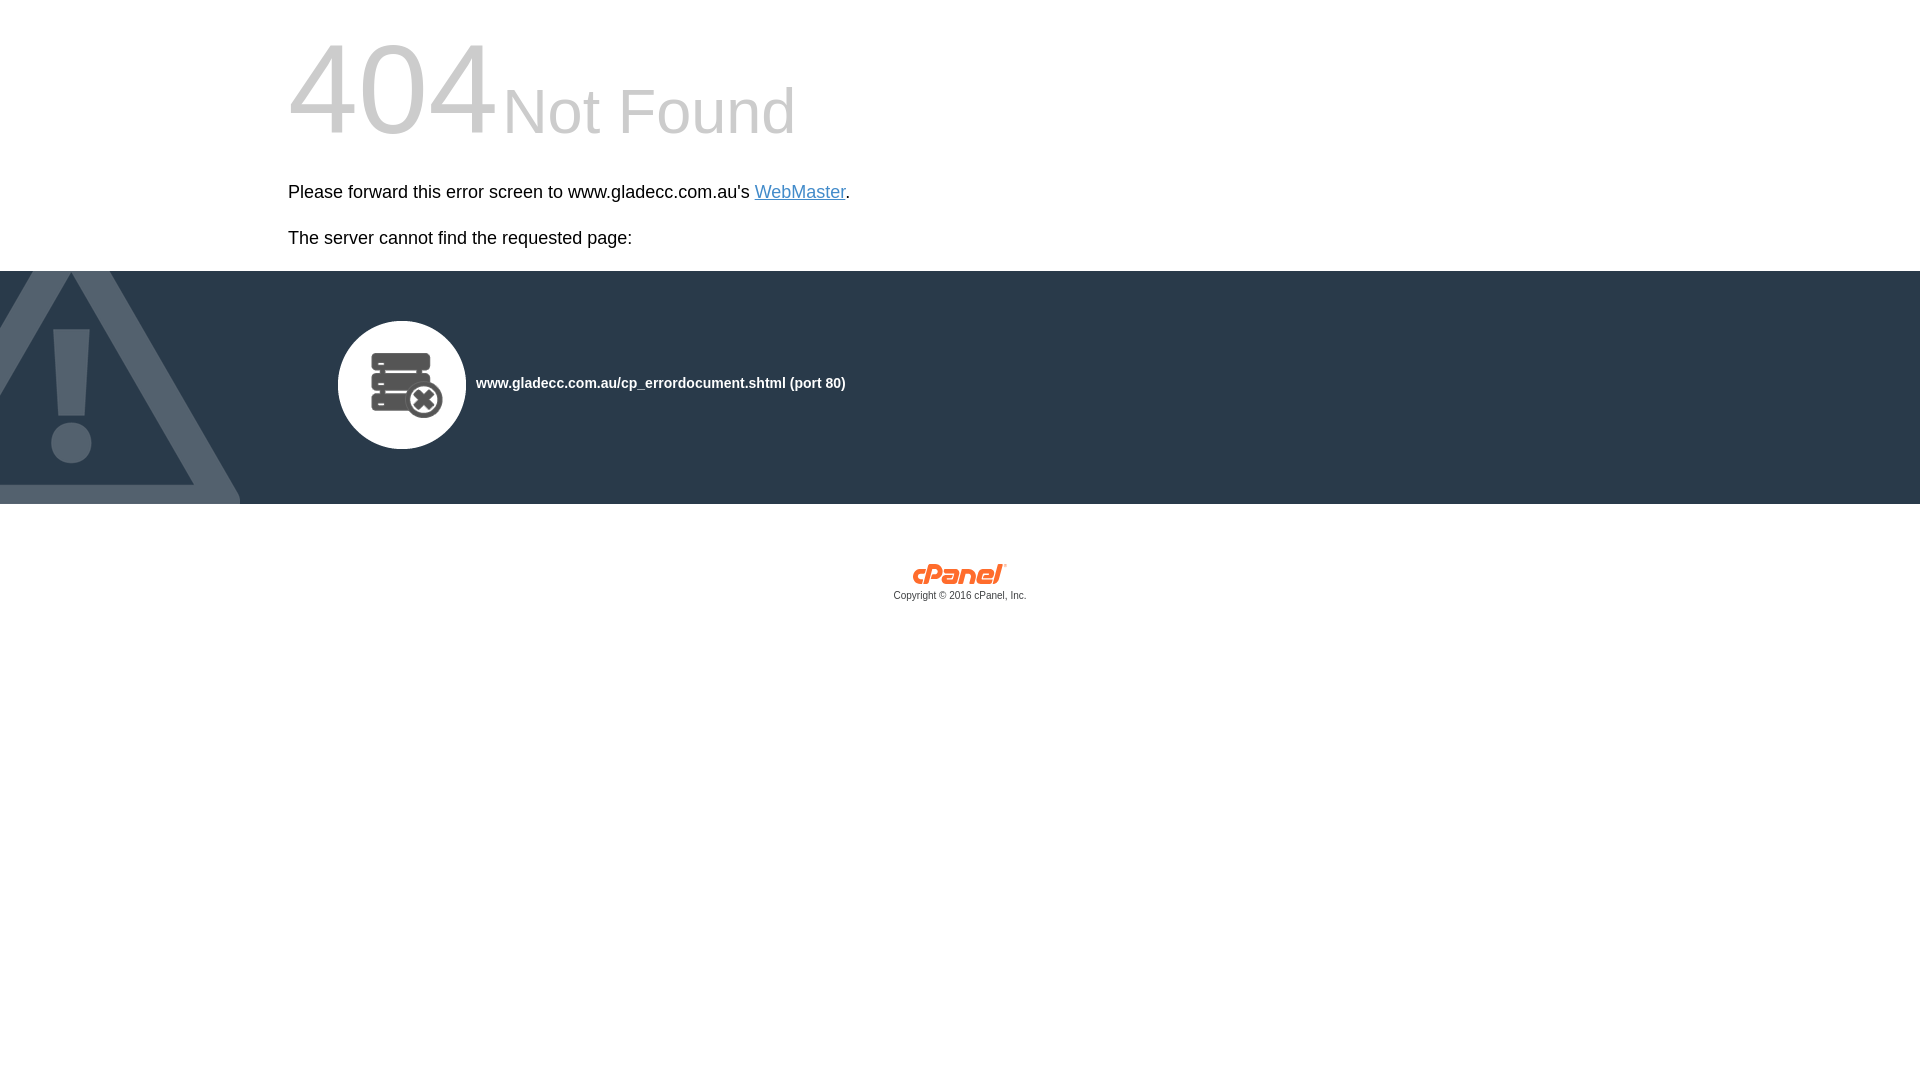 This screenshot has width=1920, height=1080. I want to click on 'WebMaster', so click(800, 192).